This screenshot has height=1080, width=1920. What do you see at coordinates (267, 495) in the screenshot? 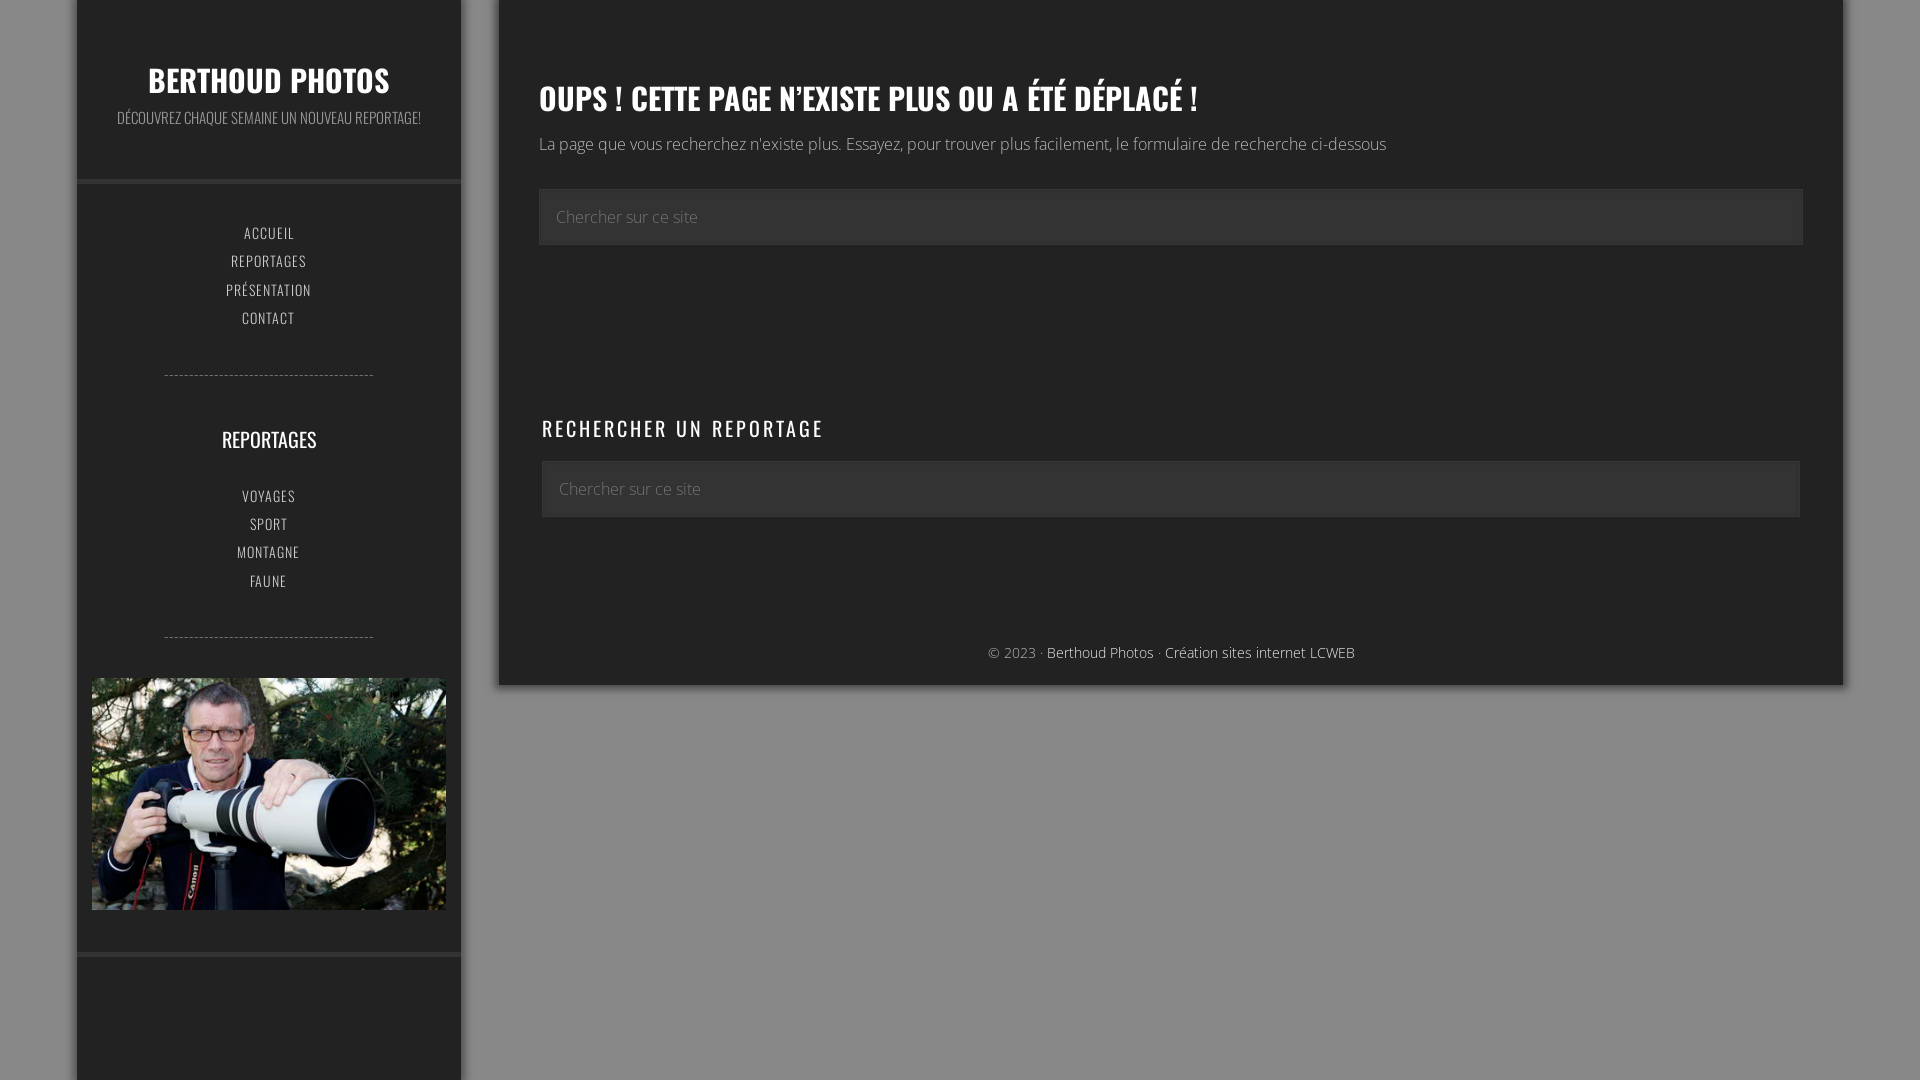
I see `'VOYAGES'` at bounding box center [267, 495].